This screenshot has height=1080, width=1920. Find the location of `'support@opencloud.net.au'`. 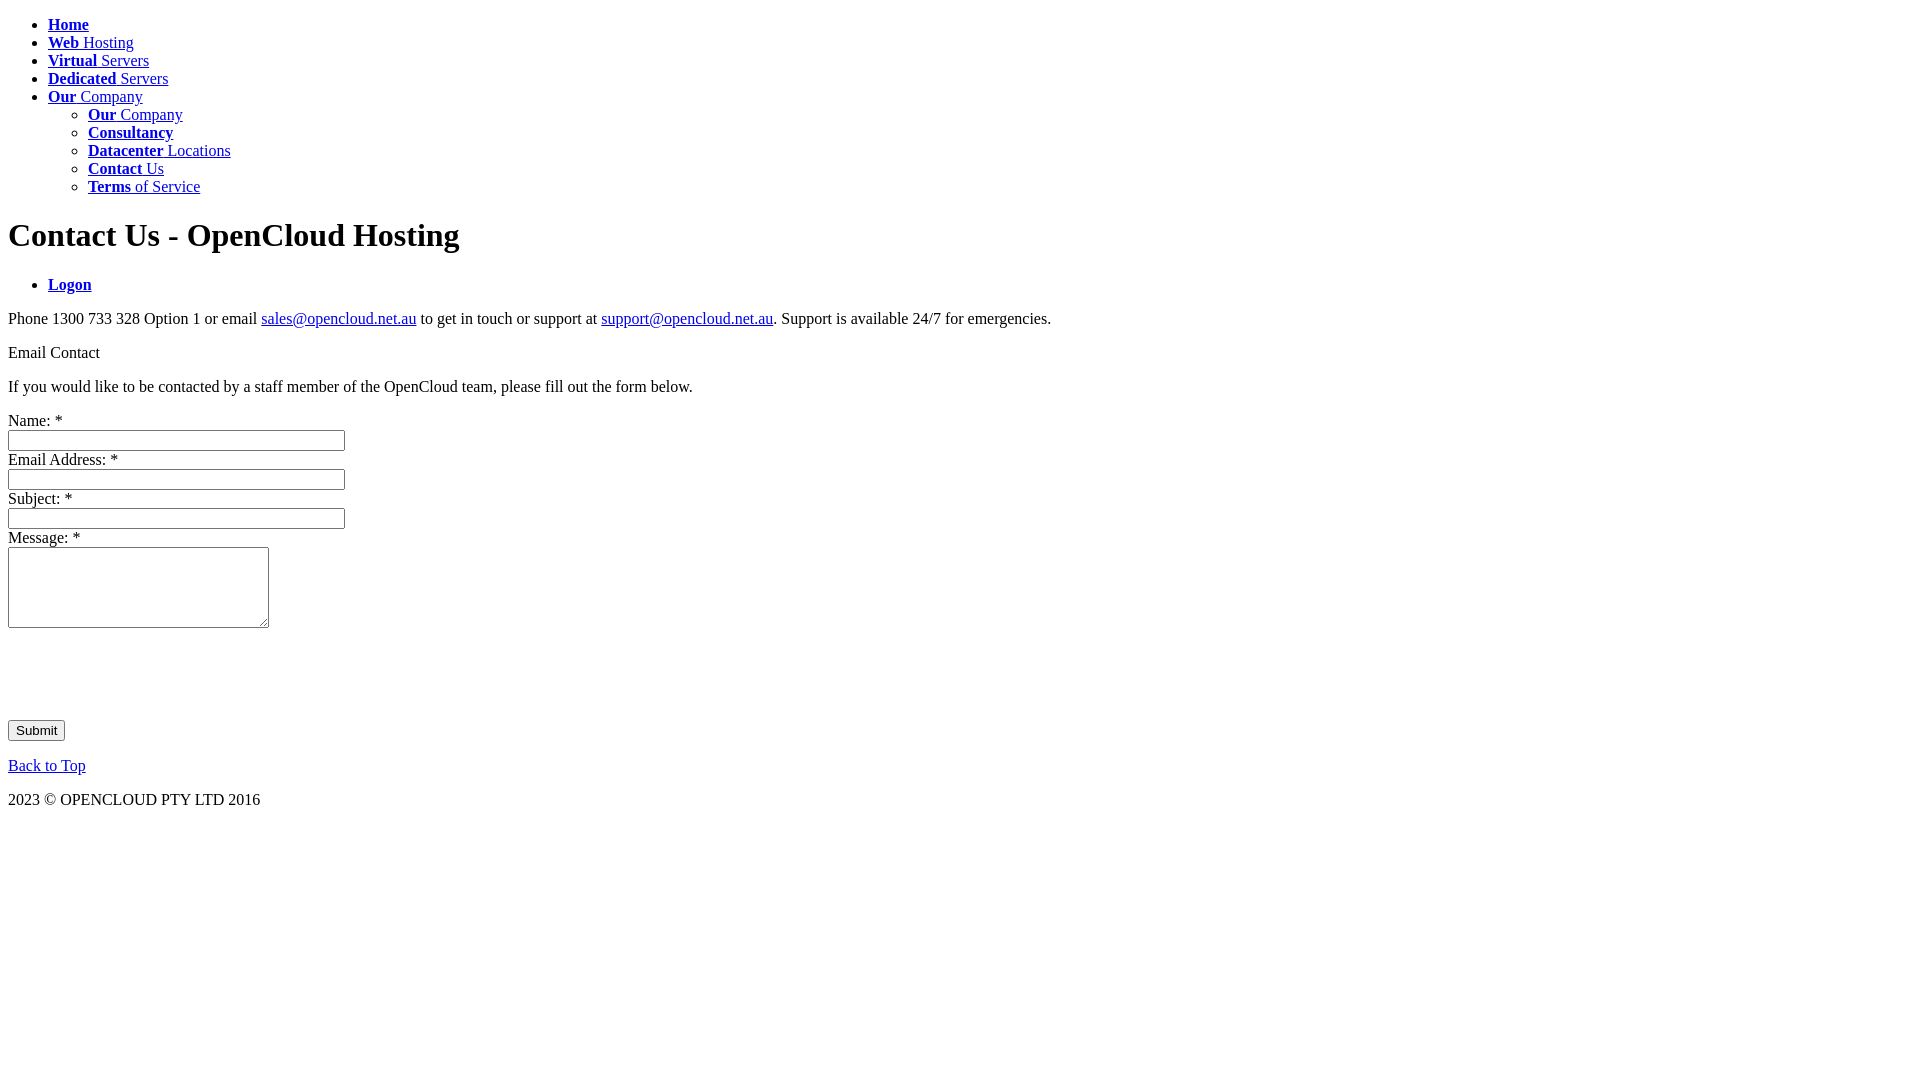

'support@opencloud.net.au' is located at coordinates (686, 317).